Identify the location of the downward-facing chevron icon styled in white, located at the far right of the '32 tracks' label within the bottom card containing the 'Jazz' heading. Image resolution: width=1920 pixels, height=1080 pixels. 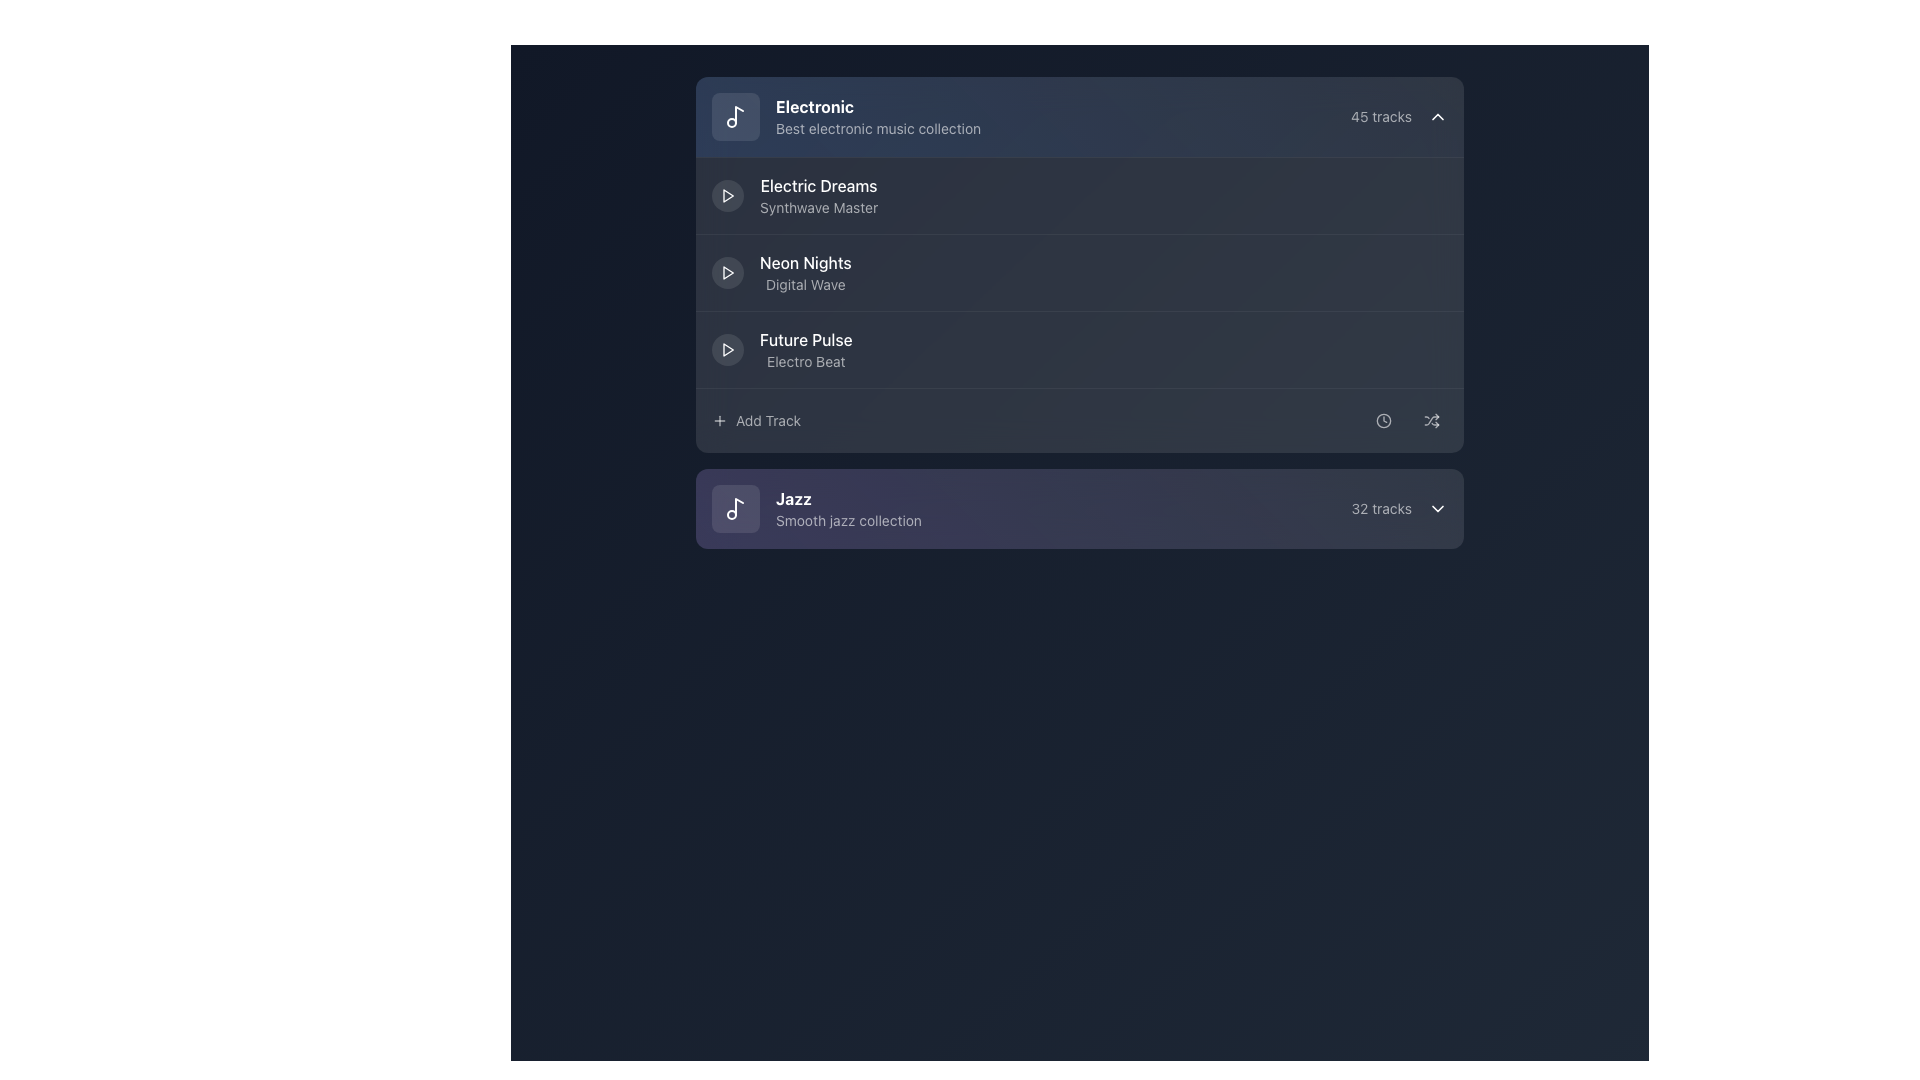
(1437, 508).